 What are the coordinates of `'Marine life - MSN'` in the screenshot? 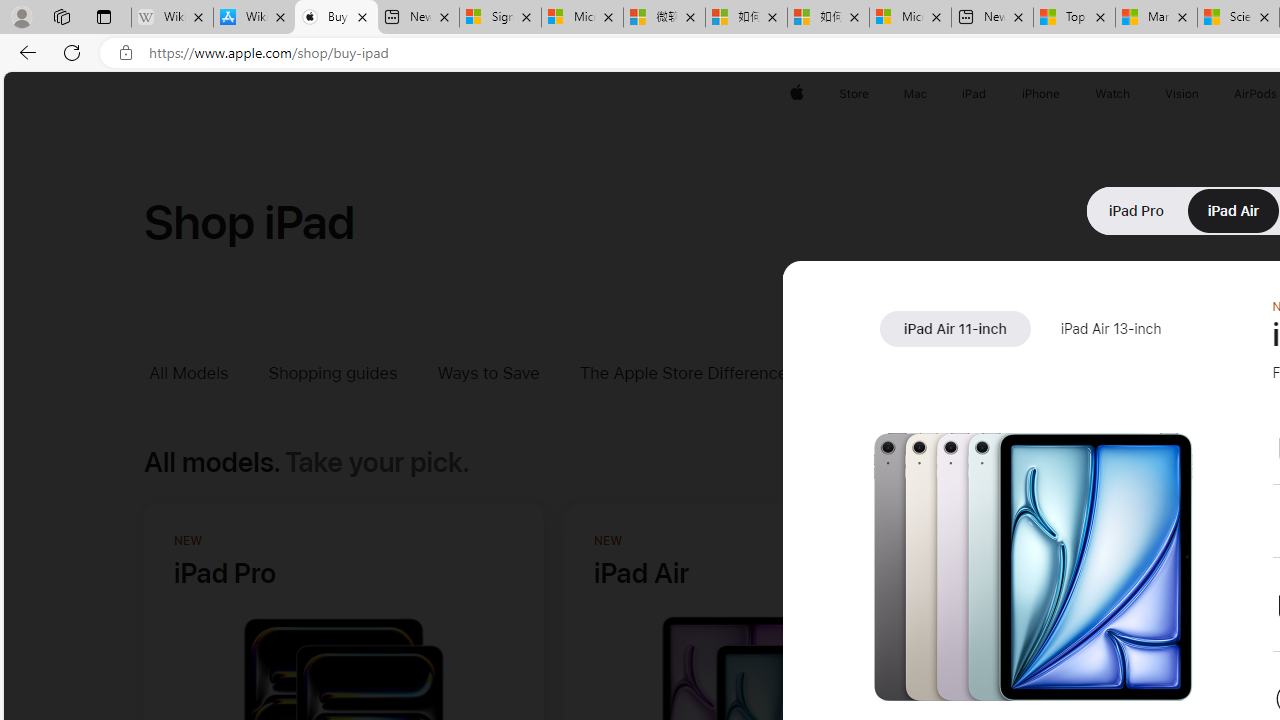 It's located at (1156, 17).